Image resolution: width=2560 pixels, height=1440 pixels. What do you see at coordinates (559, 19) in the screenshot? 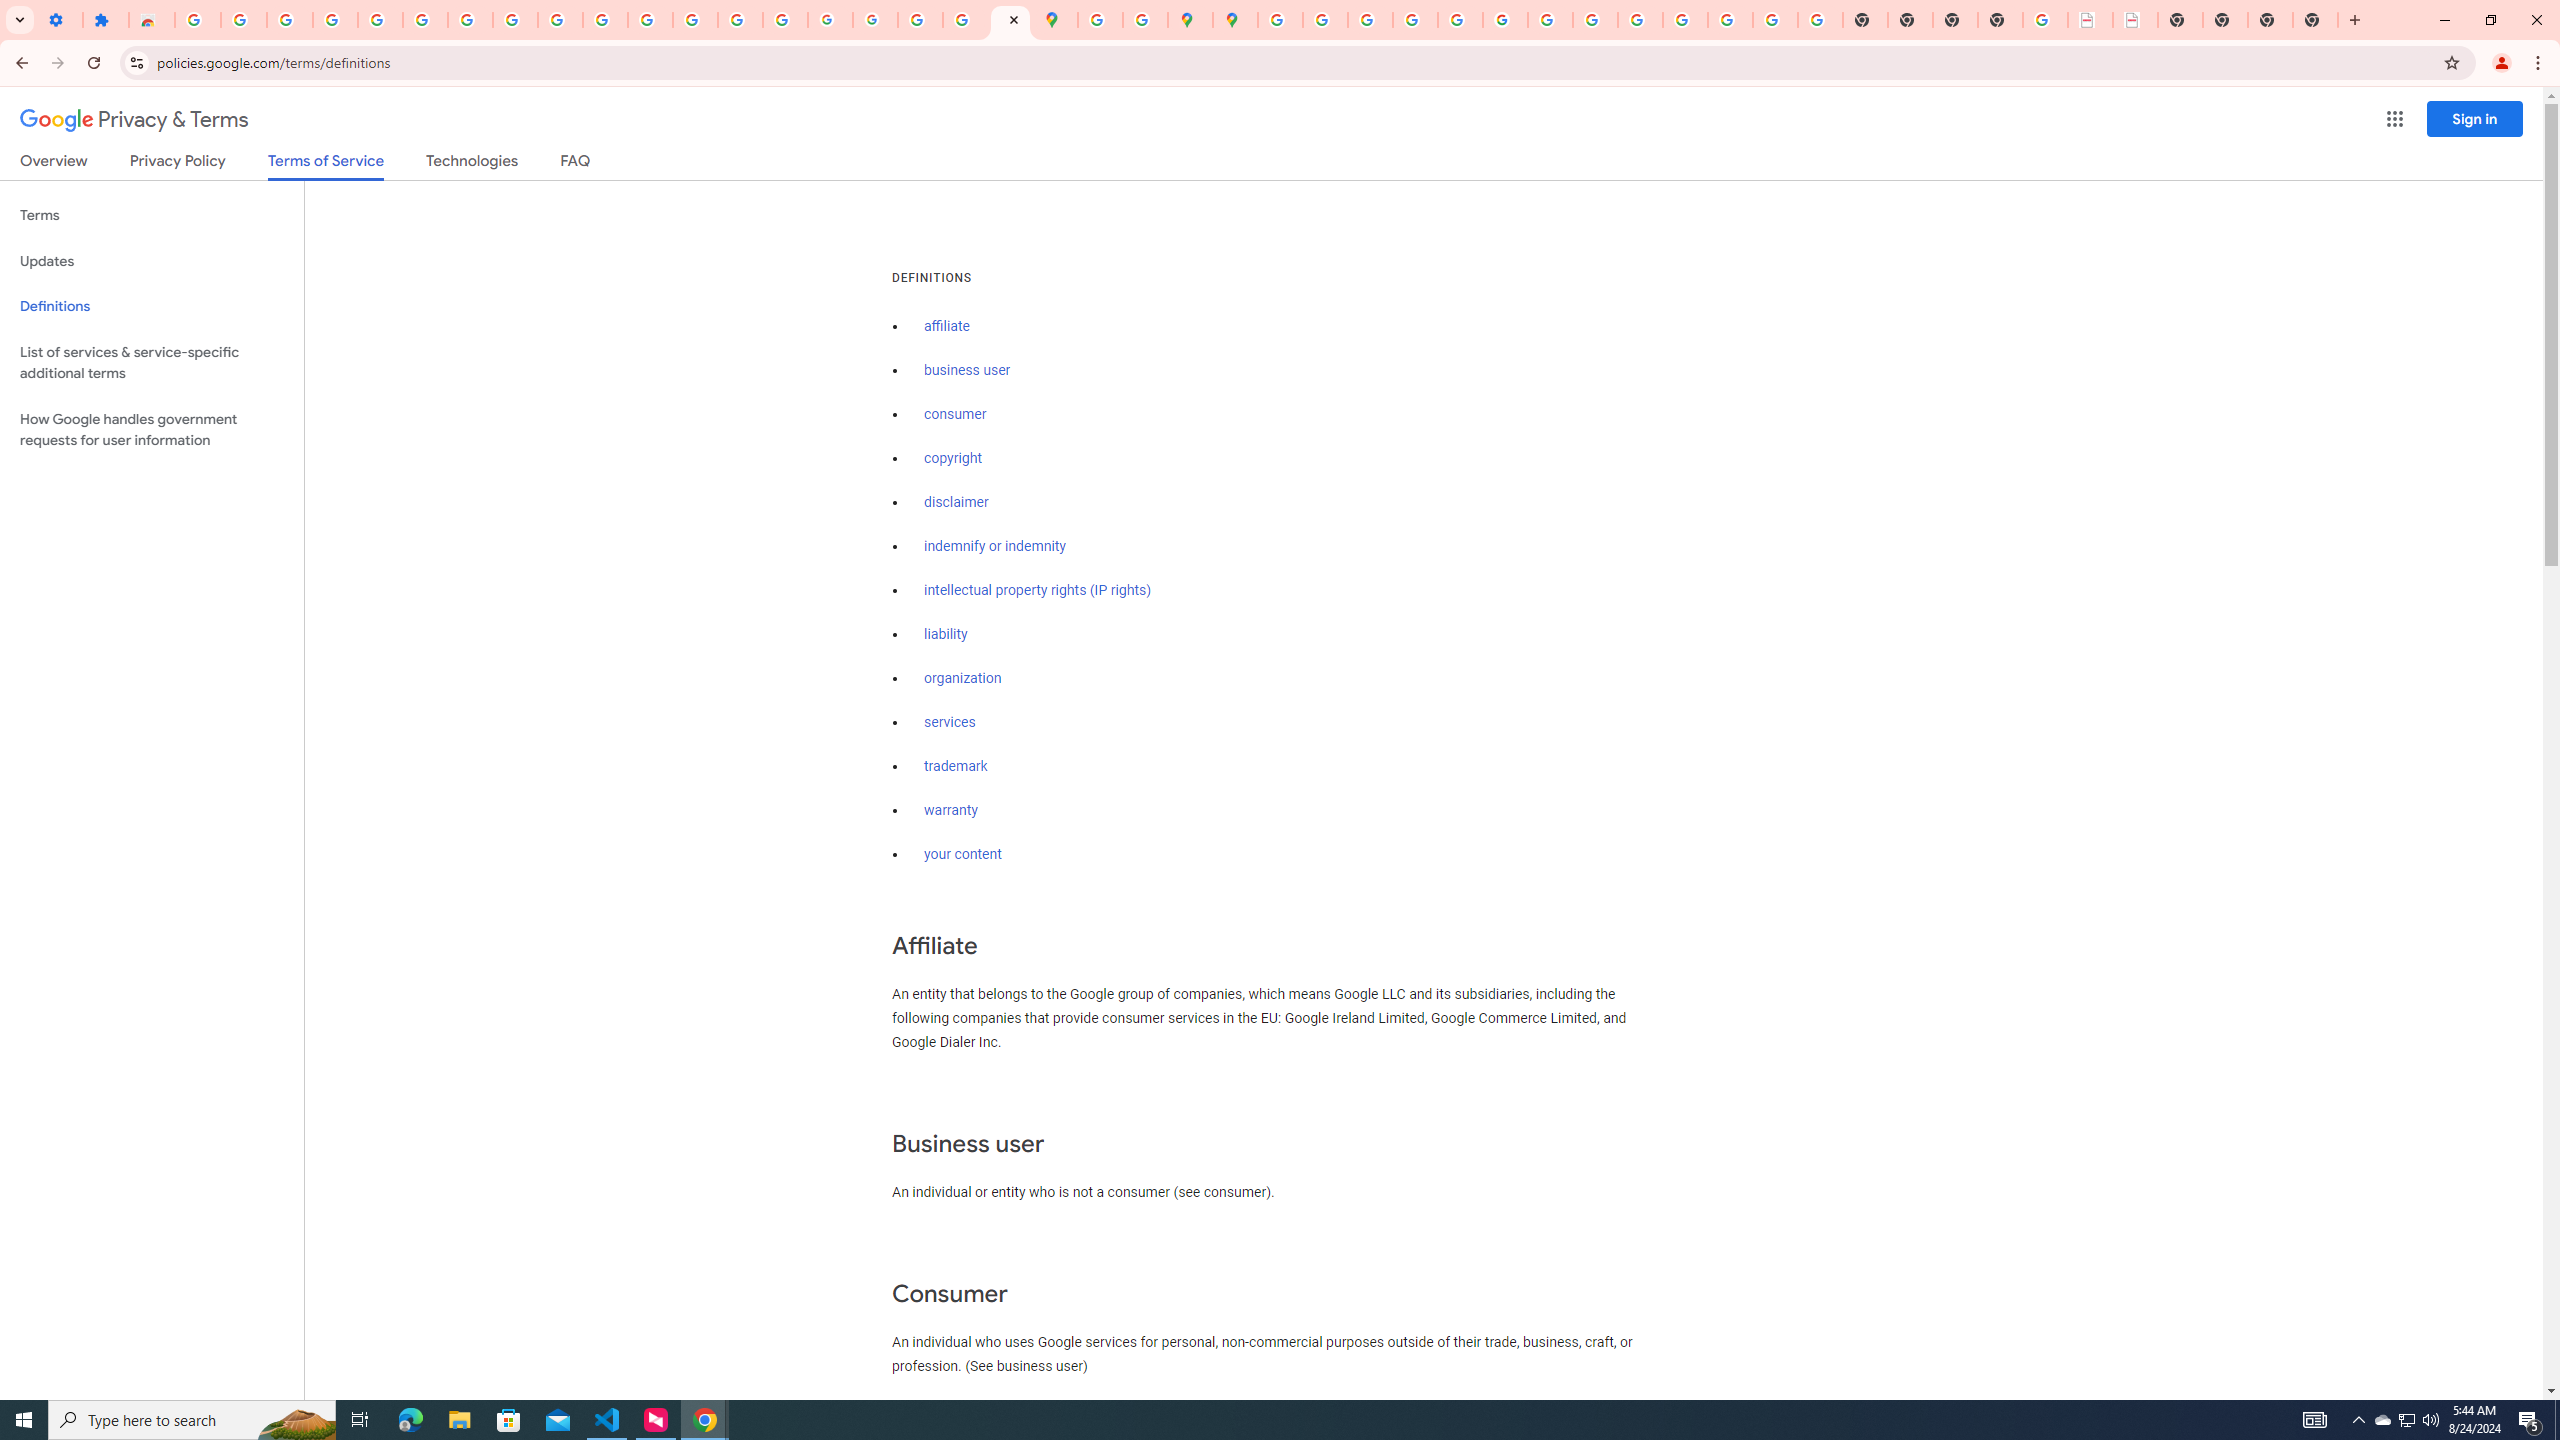
I see `'YouTube'` at bounding box center [559, 19].